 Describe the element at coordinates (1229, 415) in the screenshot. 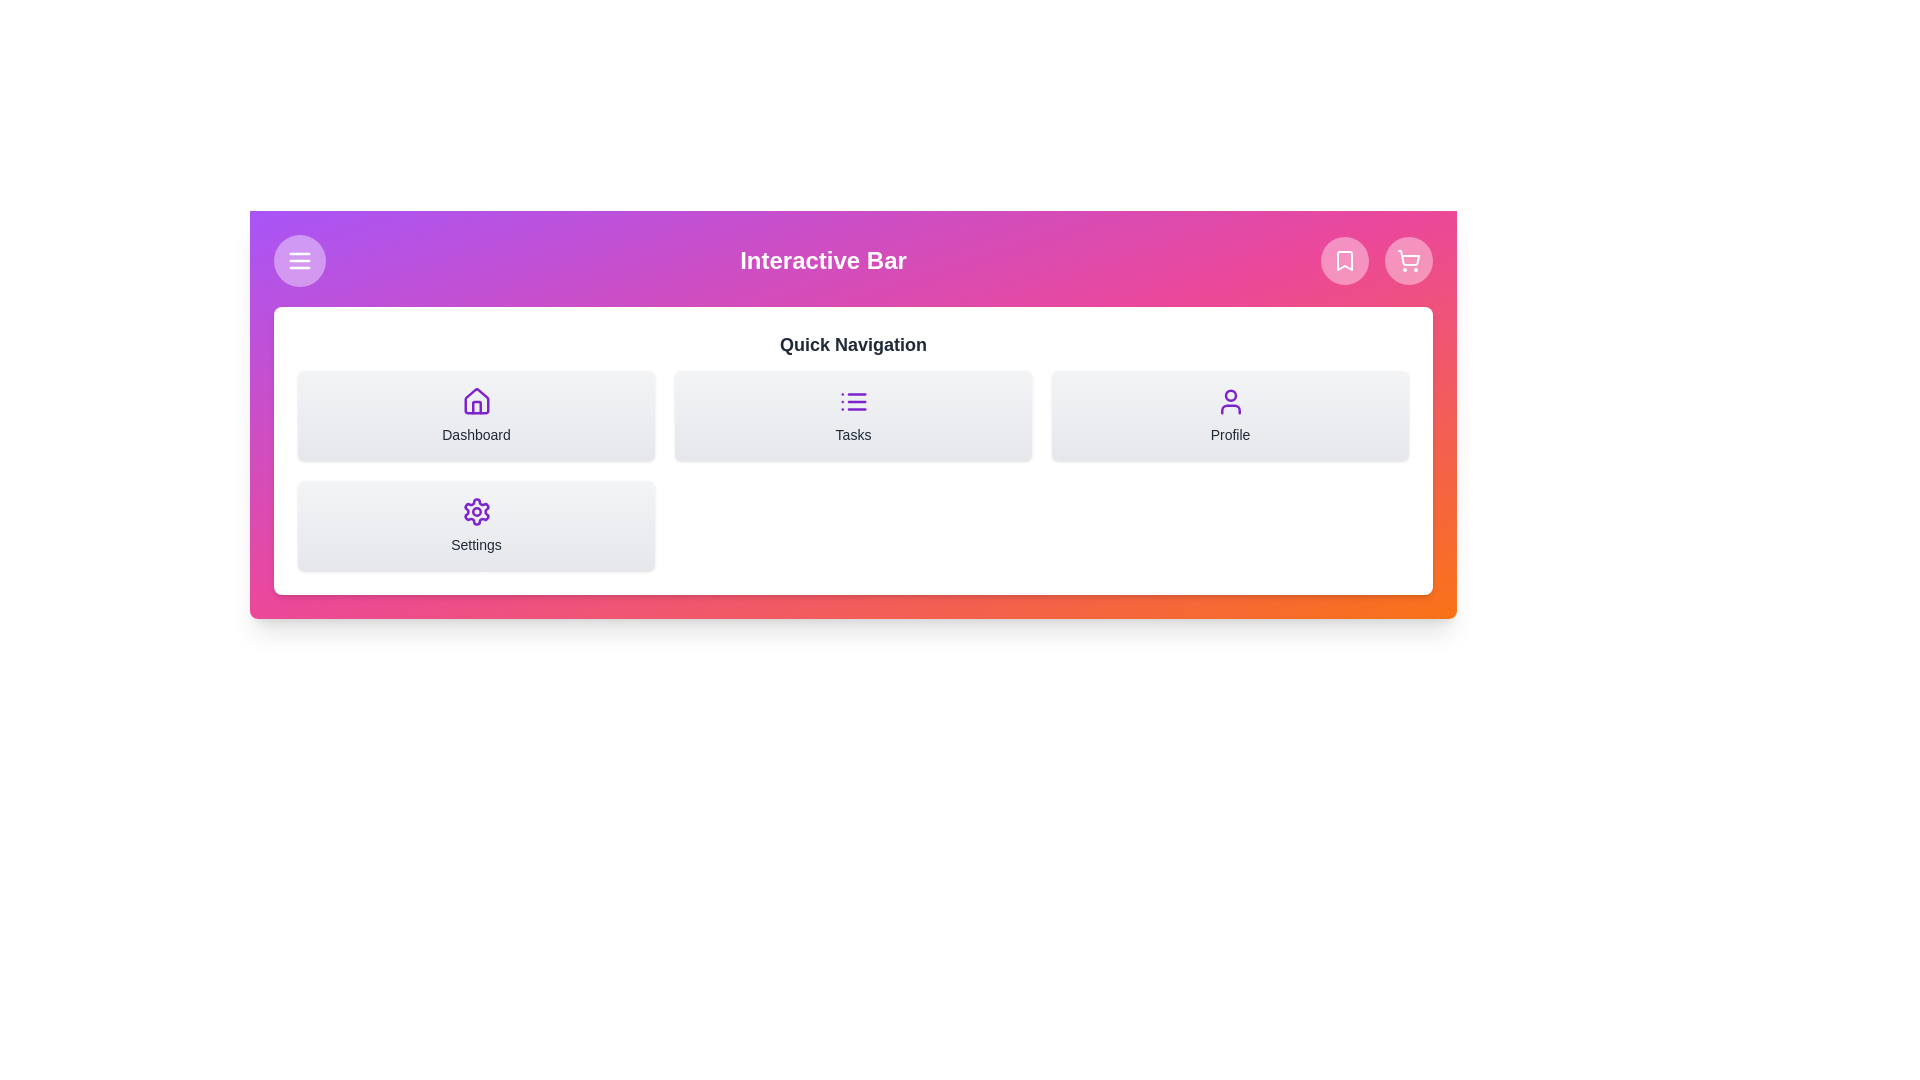

I see `the 'Profile' navigation button` at that location.